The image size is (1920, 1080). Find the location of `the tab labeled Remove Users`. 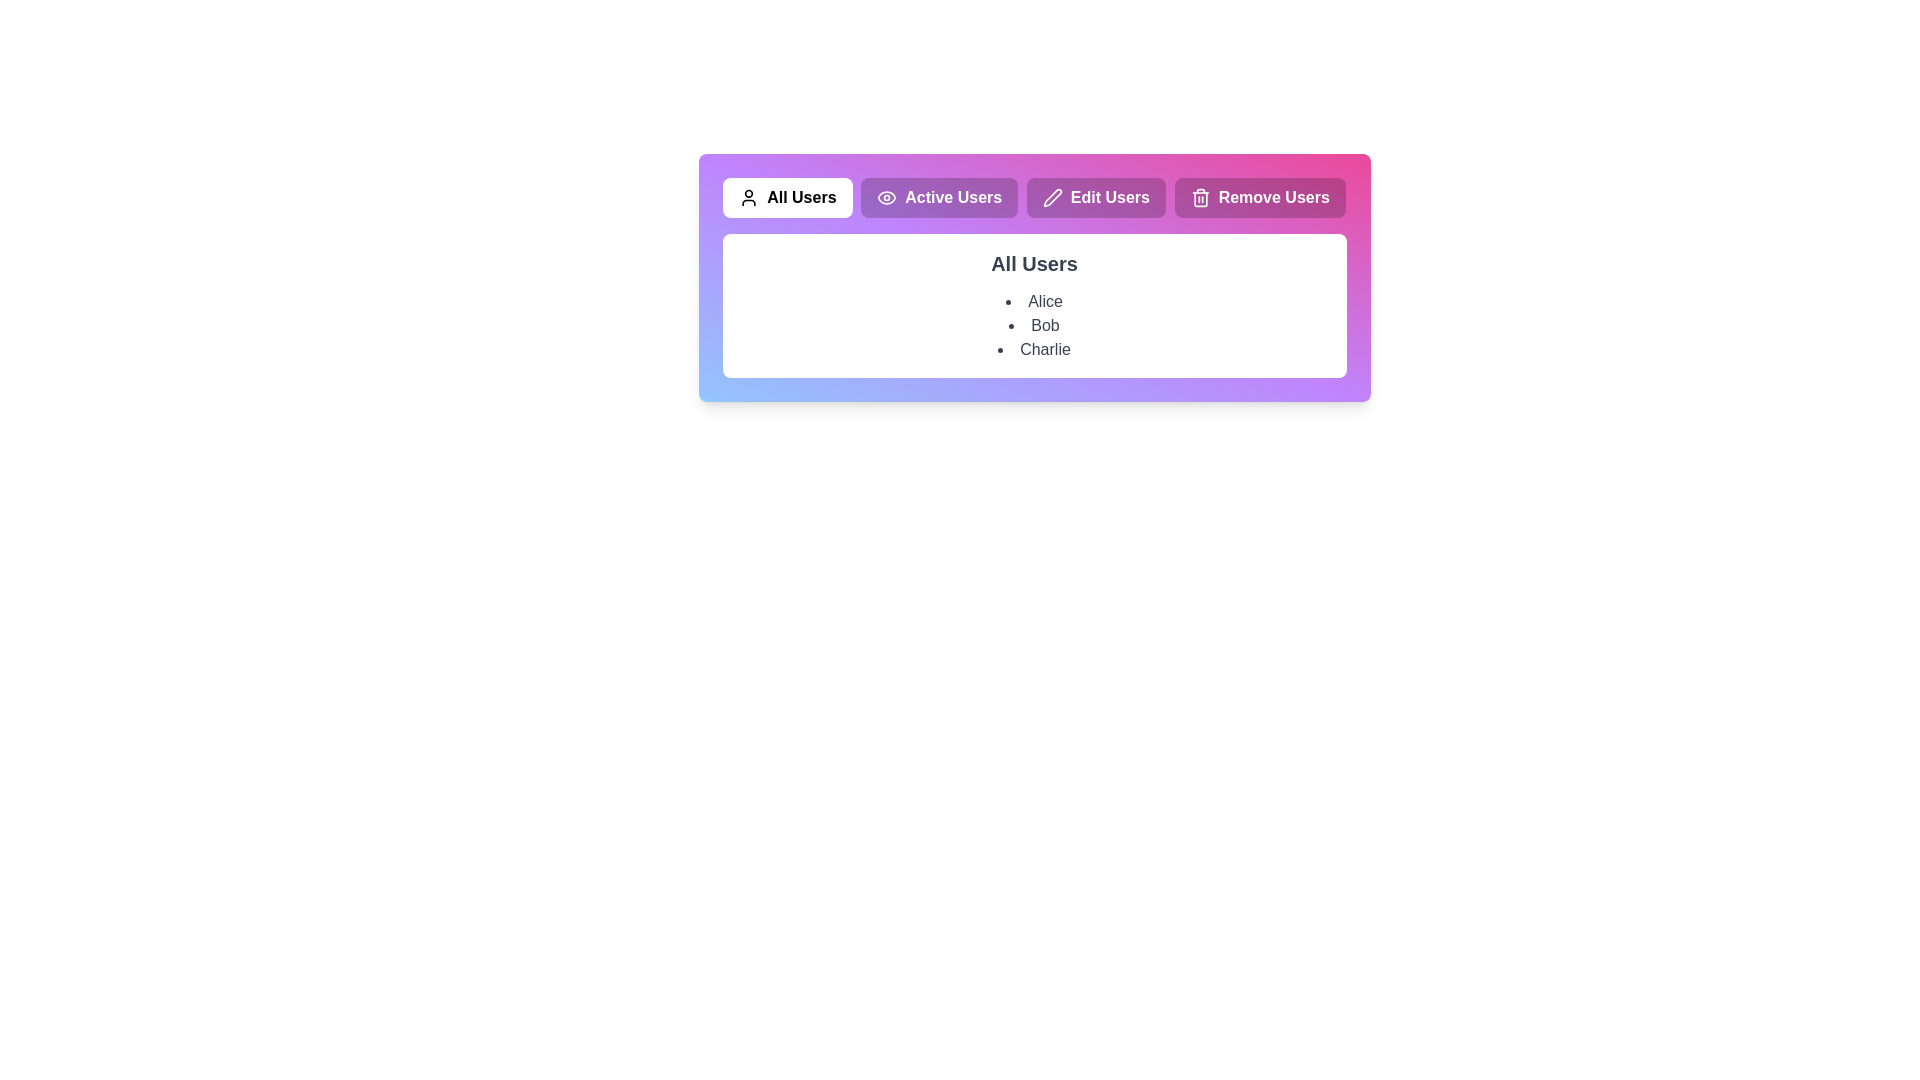

the tab labeled Remove Users is located at coordinates (1259, 197).